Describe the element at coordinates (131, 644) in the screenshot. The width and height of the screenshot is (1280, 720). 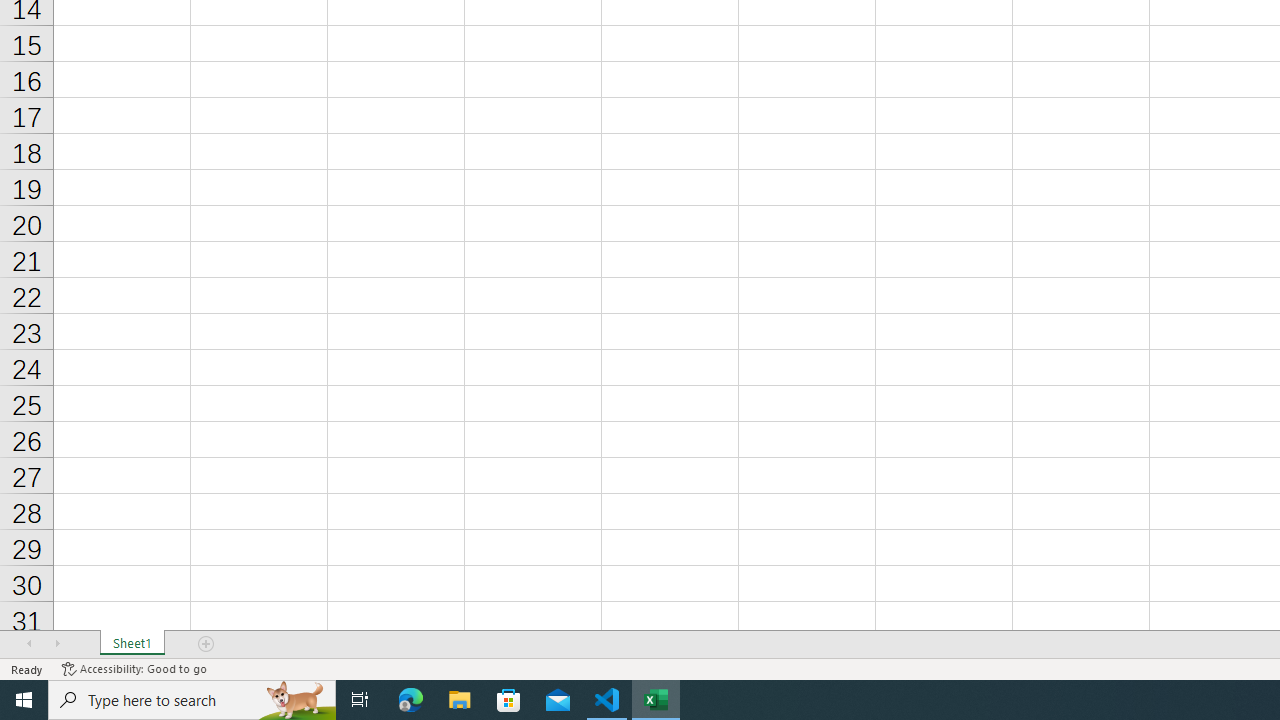
I see `'Sheet1'` at that location.